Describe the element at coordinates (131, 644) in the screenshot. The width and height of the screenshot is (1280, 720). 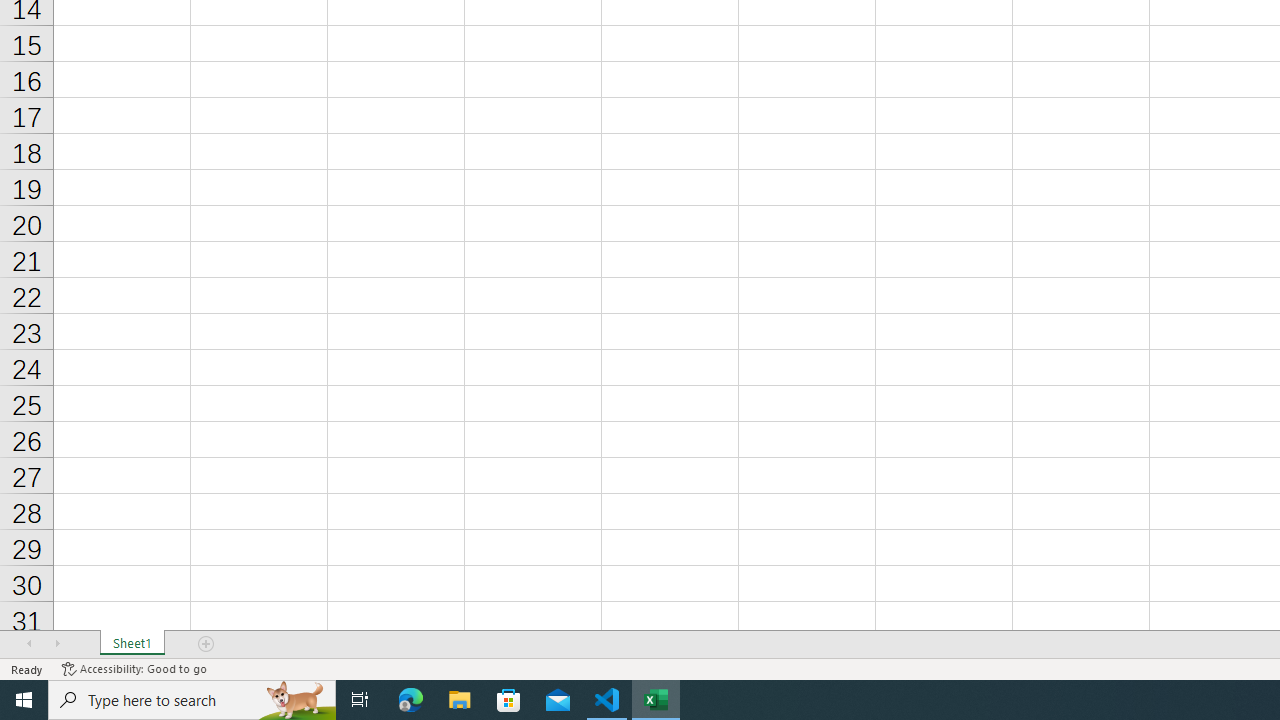
I see `'Sheet1'` at that location.